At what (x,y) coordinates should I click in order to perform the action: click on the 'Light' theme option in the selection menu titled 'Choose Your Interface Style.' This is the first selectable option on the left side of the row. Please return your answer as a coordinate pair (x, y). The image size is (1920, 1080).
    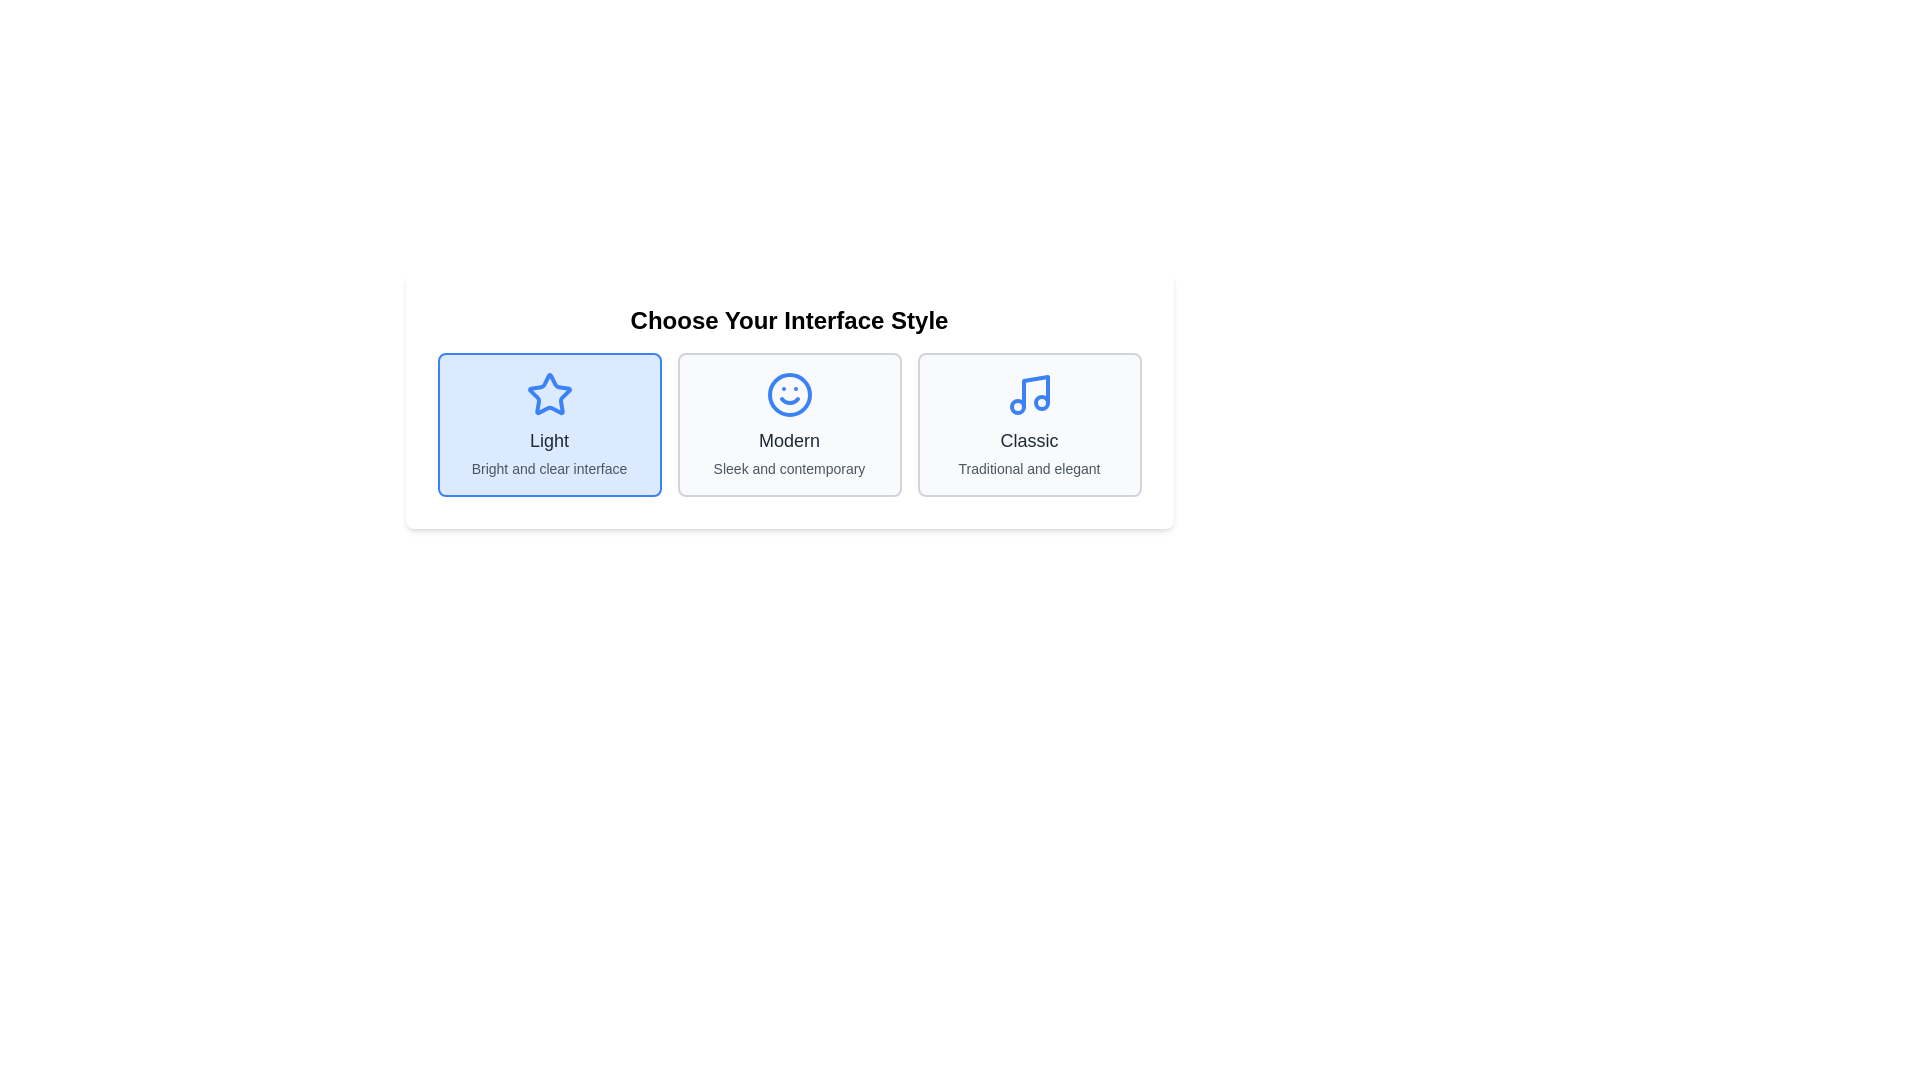
    Looking at the image, I should click on (549, 423).